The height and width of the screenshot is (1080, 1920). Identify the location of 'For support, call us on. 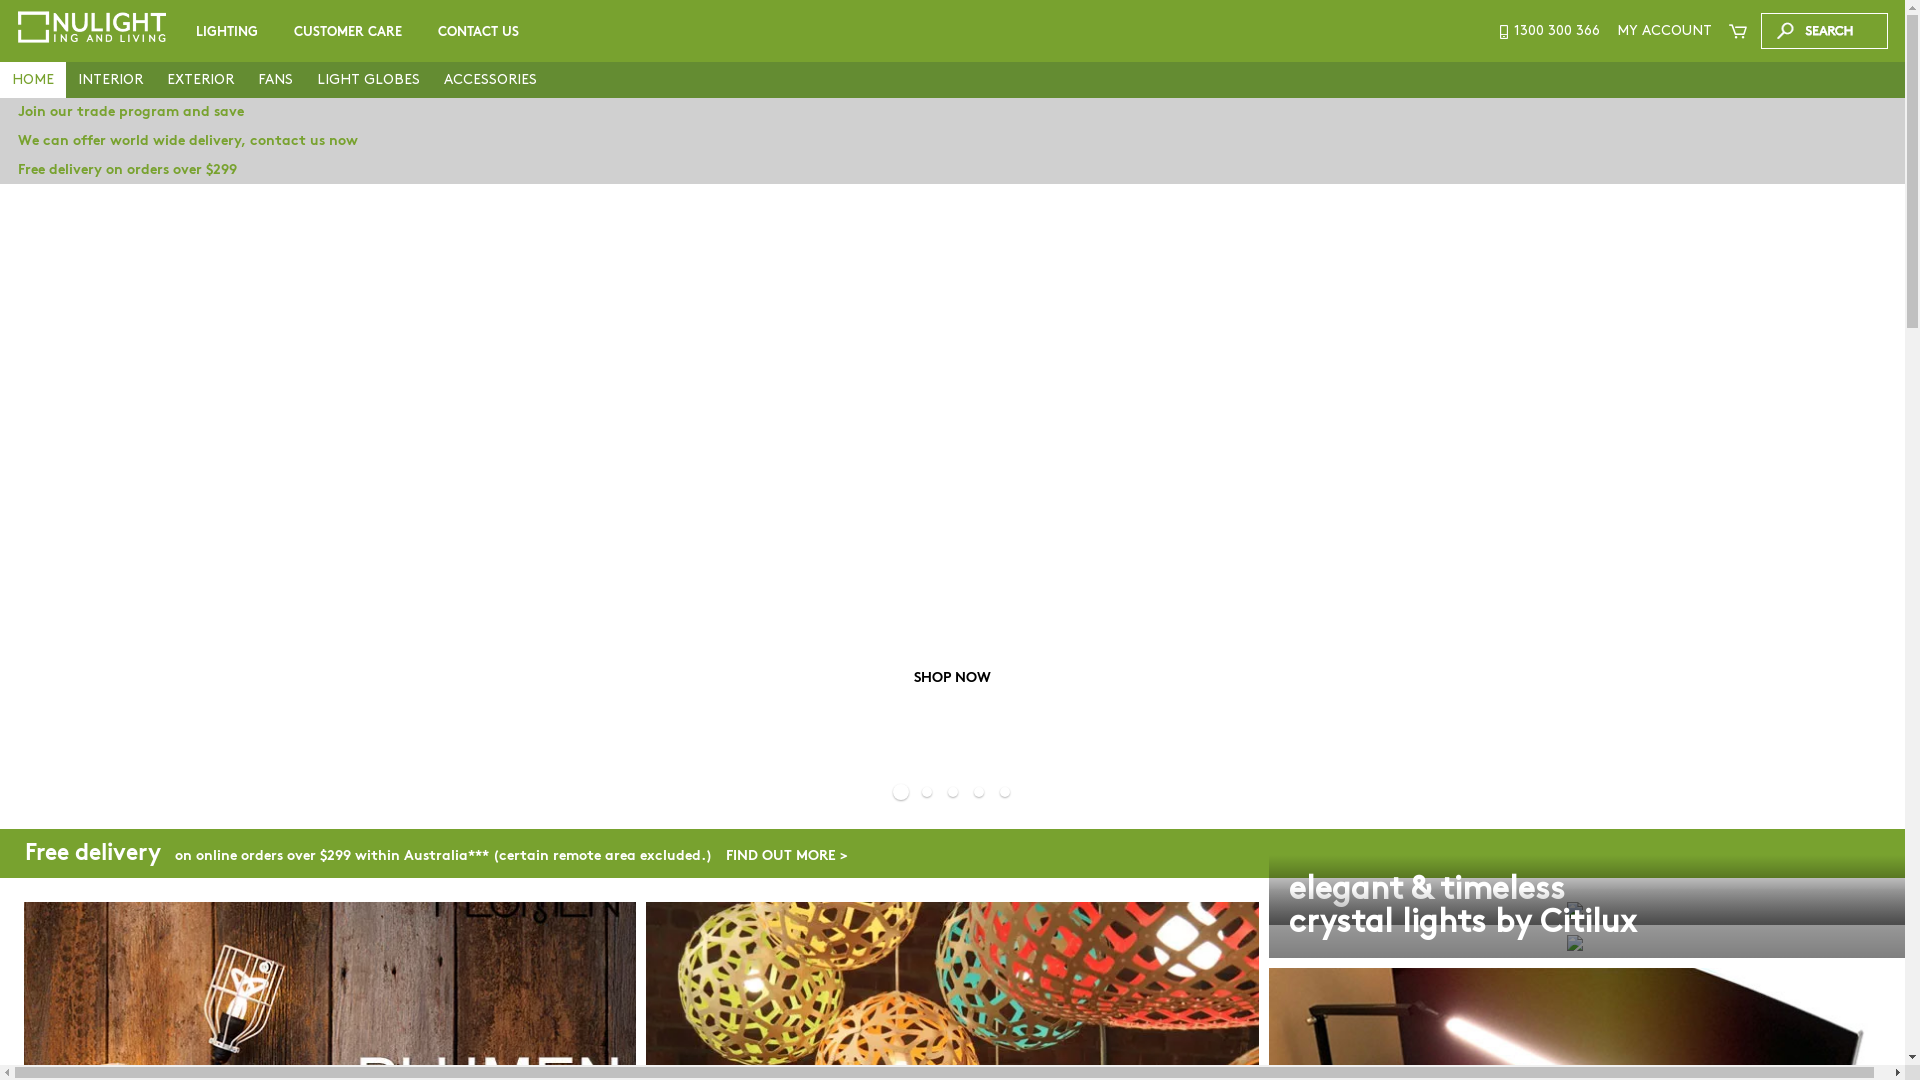
(1547, 30).